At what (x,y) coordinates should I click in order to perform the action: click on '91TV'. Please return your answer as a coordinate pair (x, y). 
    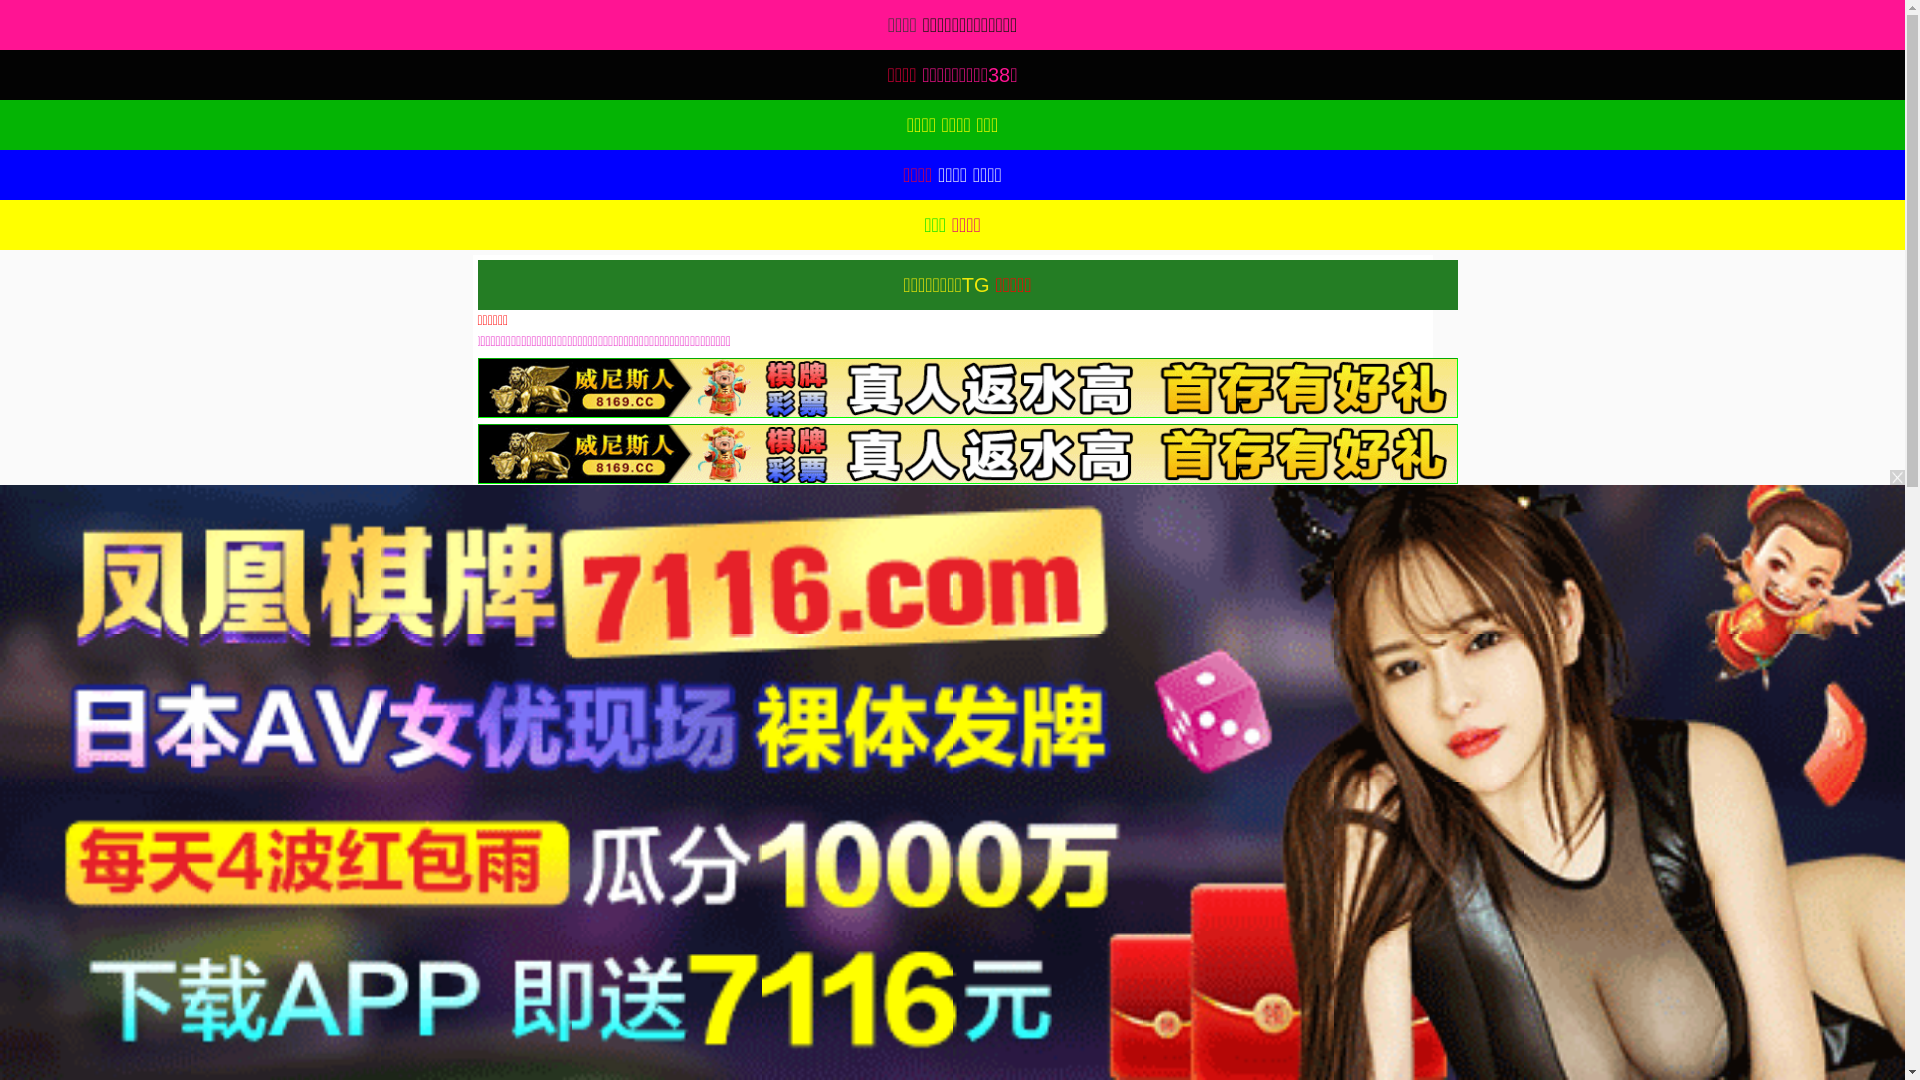
    Looking at the image, I should click on (1636, 782).